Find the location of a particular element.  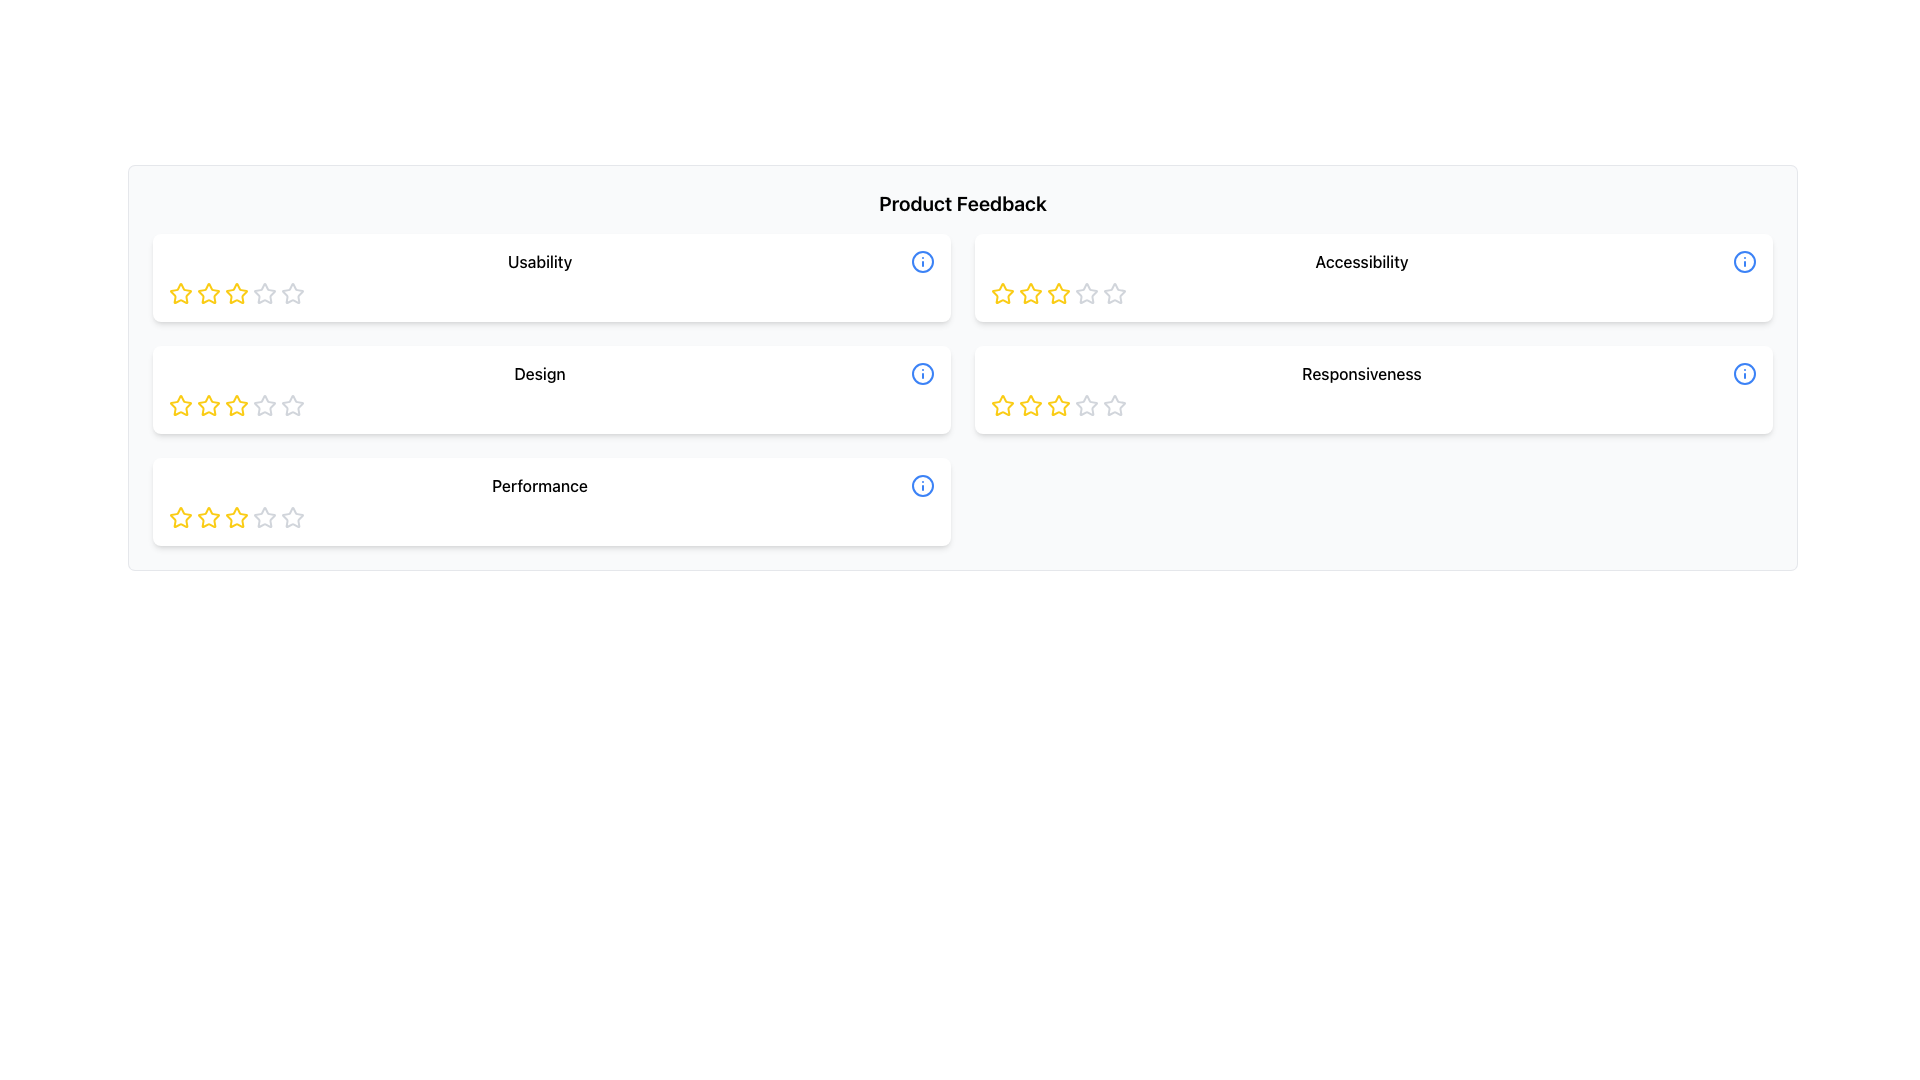

the second star icon representing the second rating level in the 'Design' category for interaction is located at coordinates (181, 405).